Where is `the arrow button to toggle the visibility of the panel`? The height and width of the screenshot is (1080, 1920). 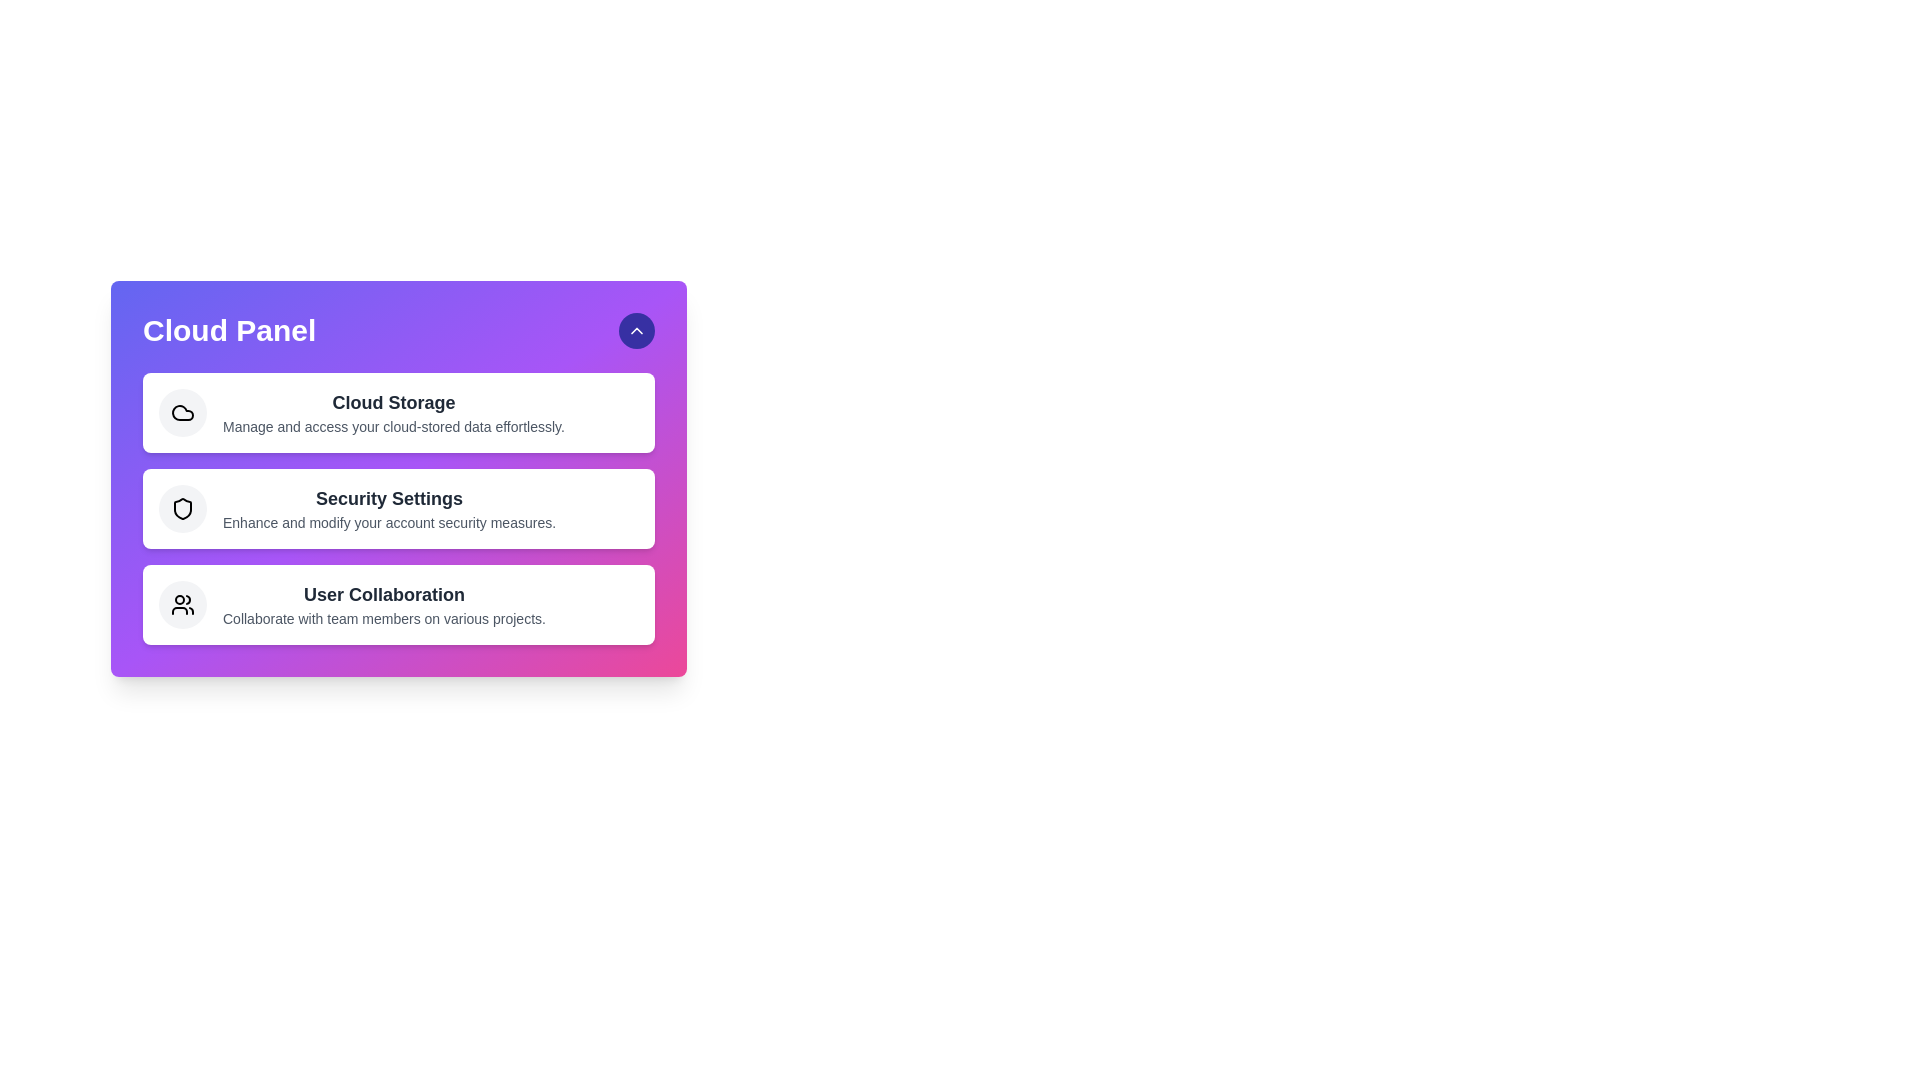 the arrow button to toggle the visibility of the panel is located at coordinates (636, 330).